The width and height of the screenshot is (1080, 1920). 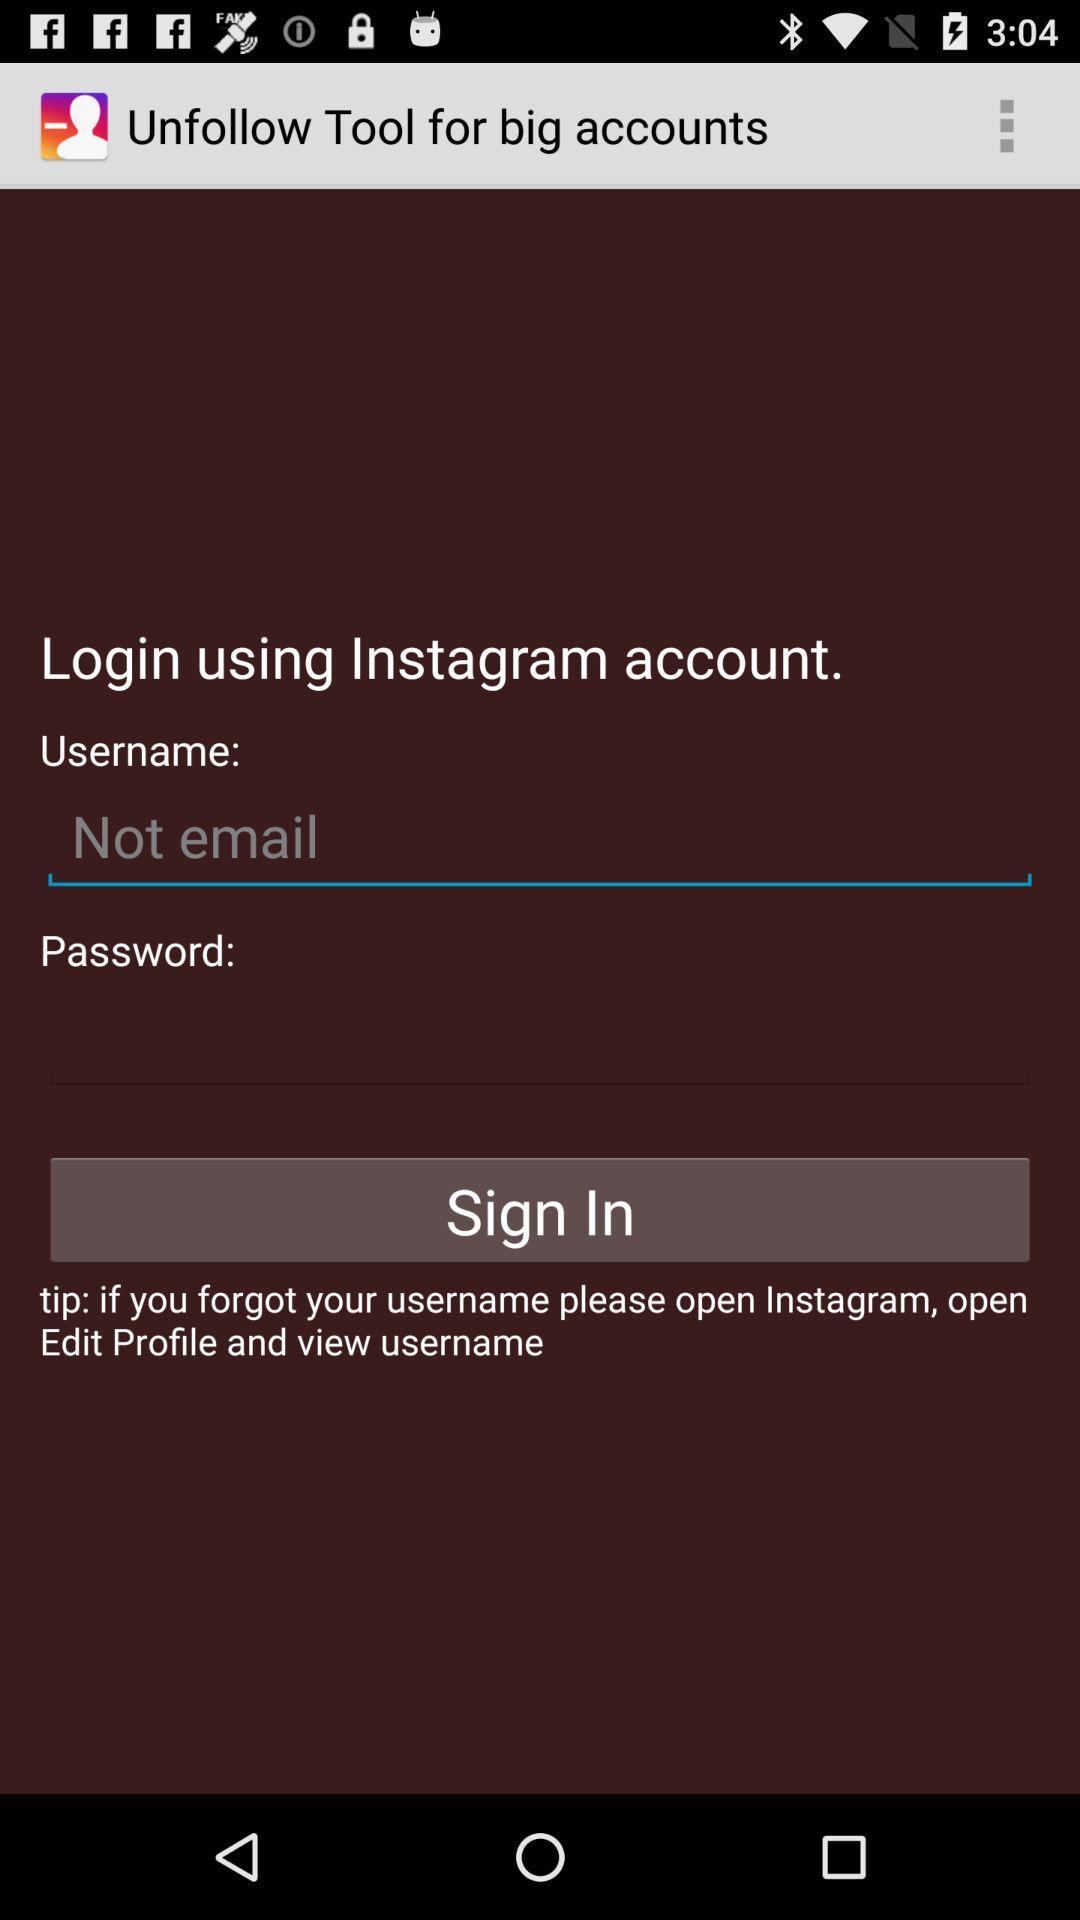 What do you see at coordinates (1006, 124) in the screenshot?
I see `the item above the login using instagram icon` at bounding box center [1006, 124].